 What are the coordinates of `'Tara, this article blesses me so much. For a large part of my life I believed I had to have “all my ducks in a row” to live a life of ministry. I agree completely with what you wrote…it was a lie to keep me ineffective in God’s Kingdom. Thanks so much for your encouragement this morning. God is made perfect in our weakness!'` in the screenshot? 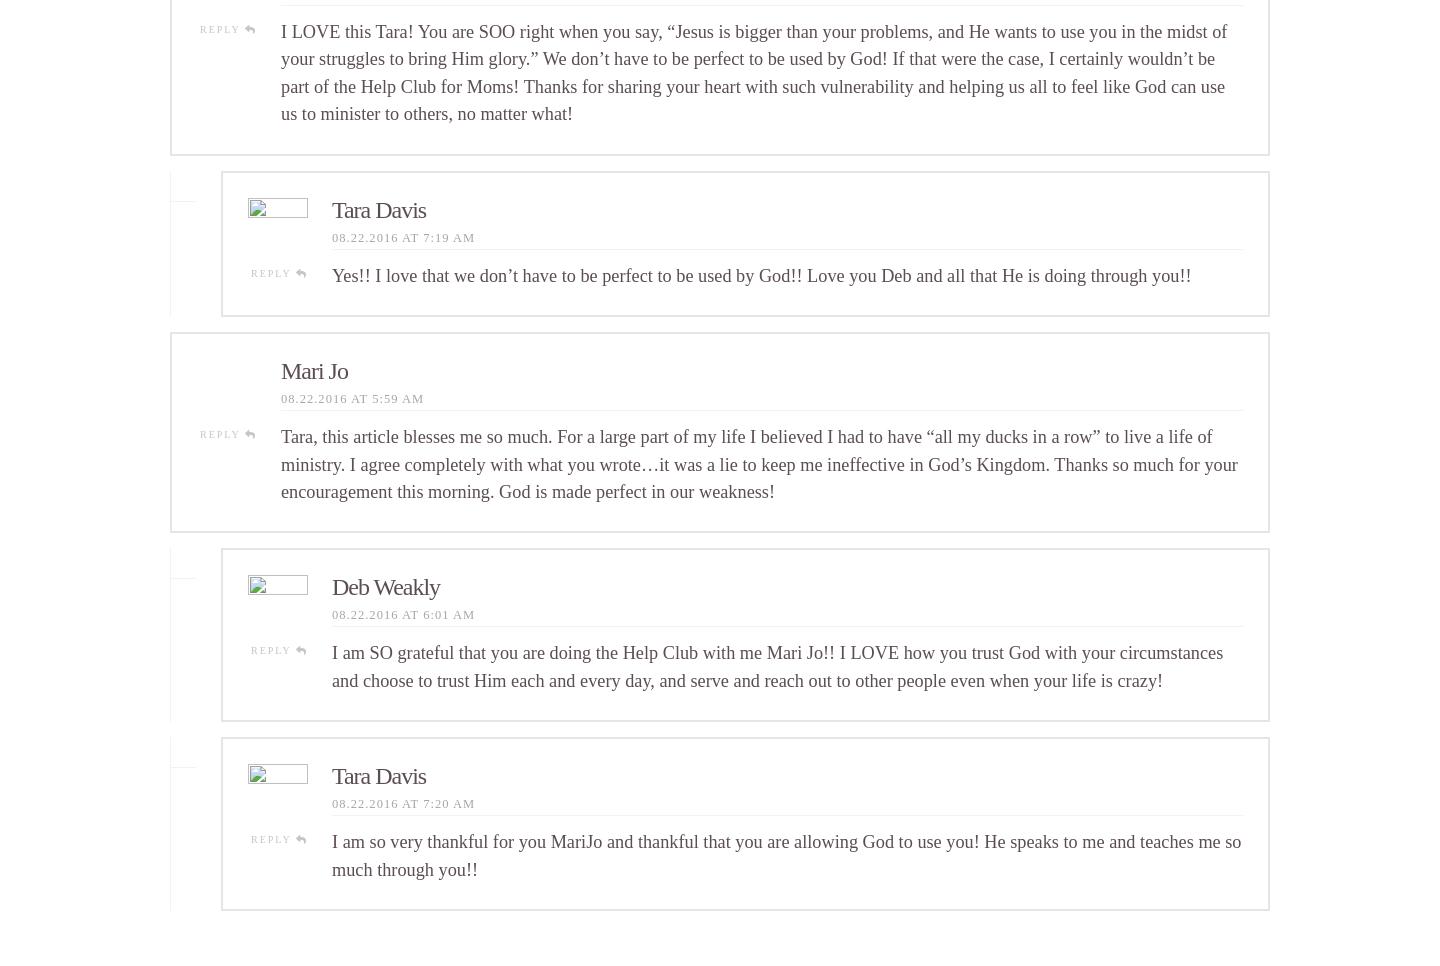 It's located at (758, 463).